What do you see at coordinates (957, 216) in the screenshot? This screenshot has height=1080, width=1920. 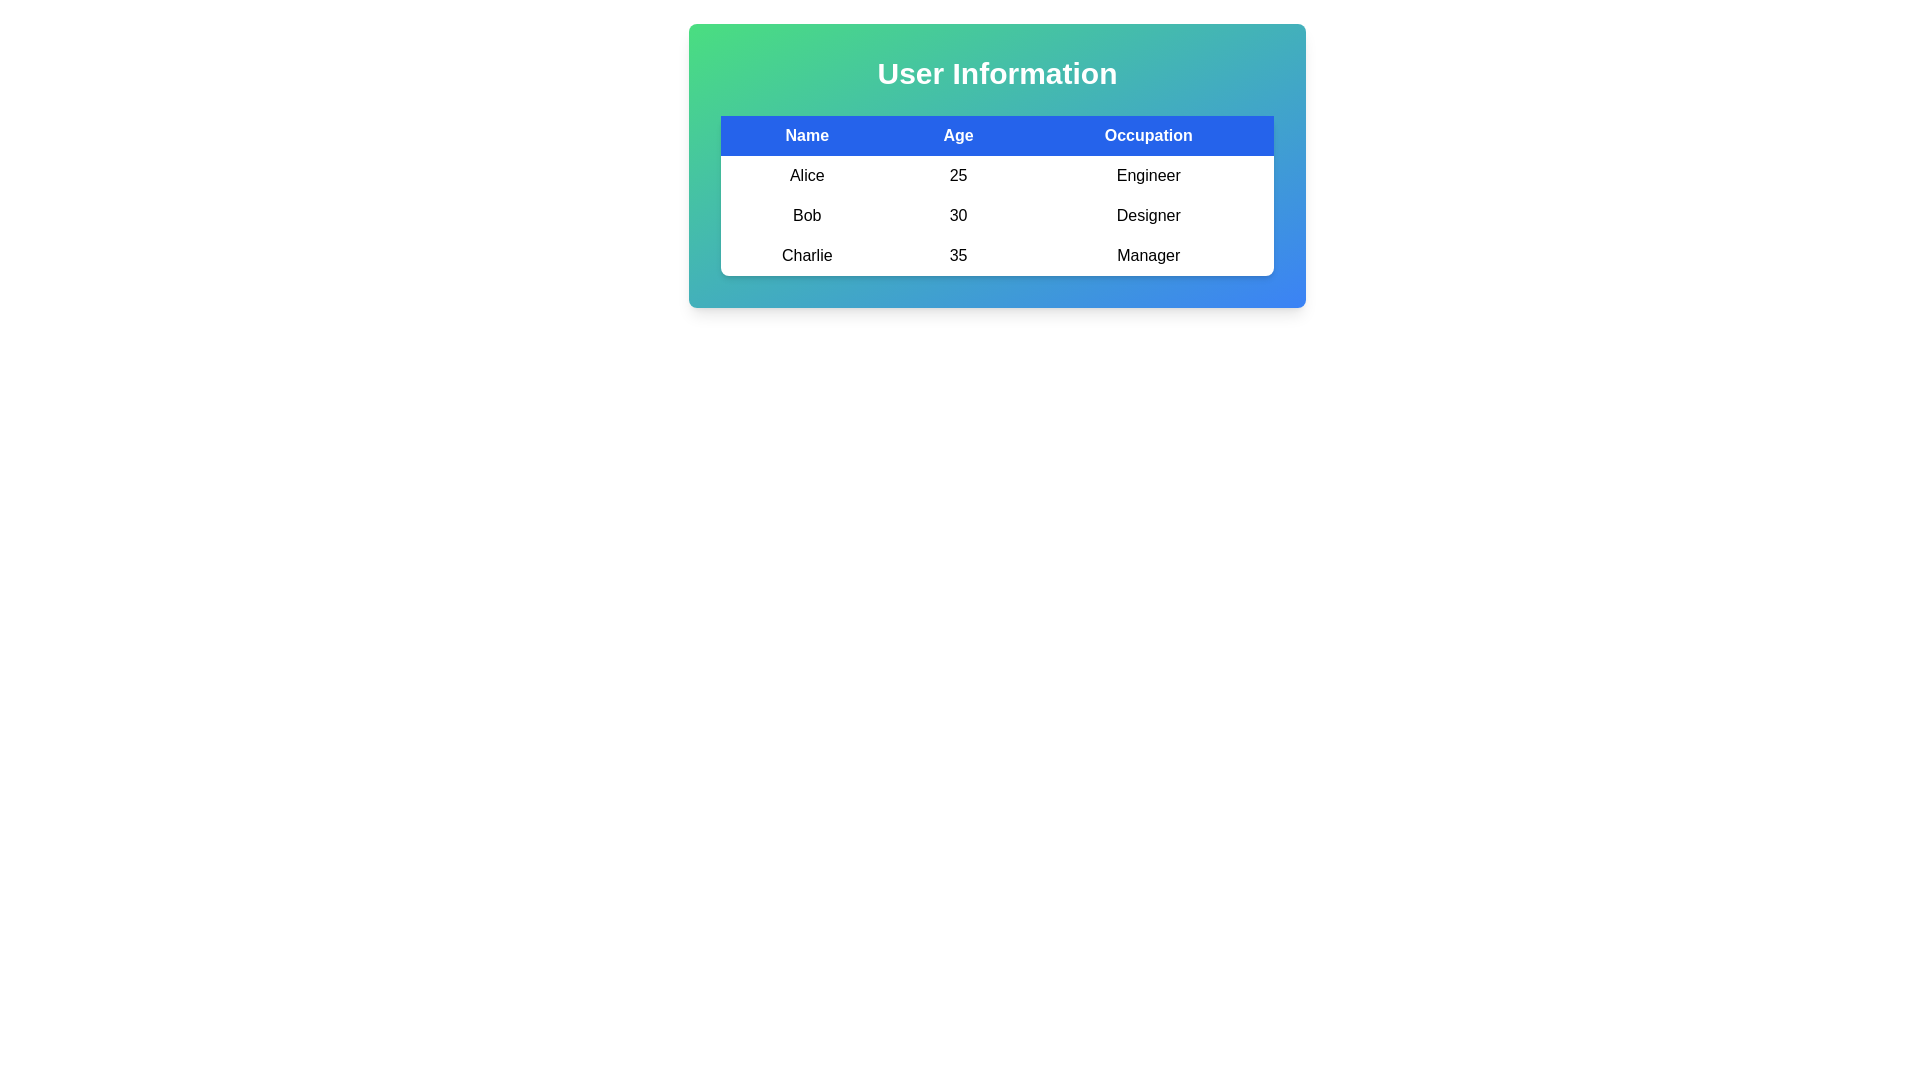 I see `the static text element displaying the number '30', which is located in the middle column of the row corresponding to user 'Bob' in the table` at bounding box center [957, 216].